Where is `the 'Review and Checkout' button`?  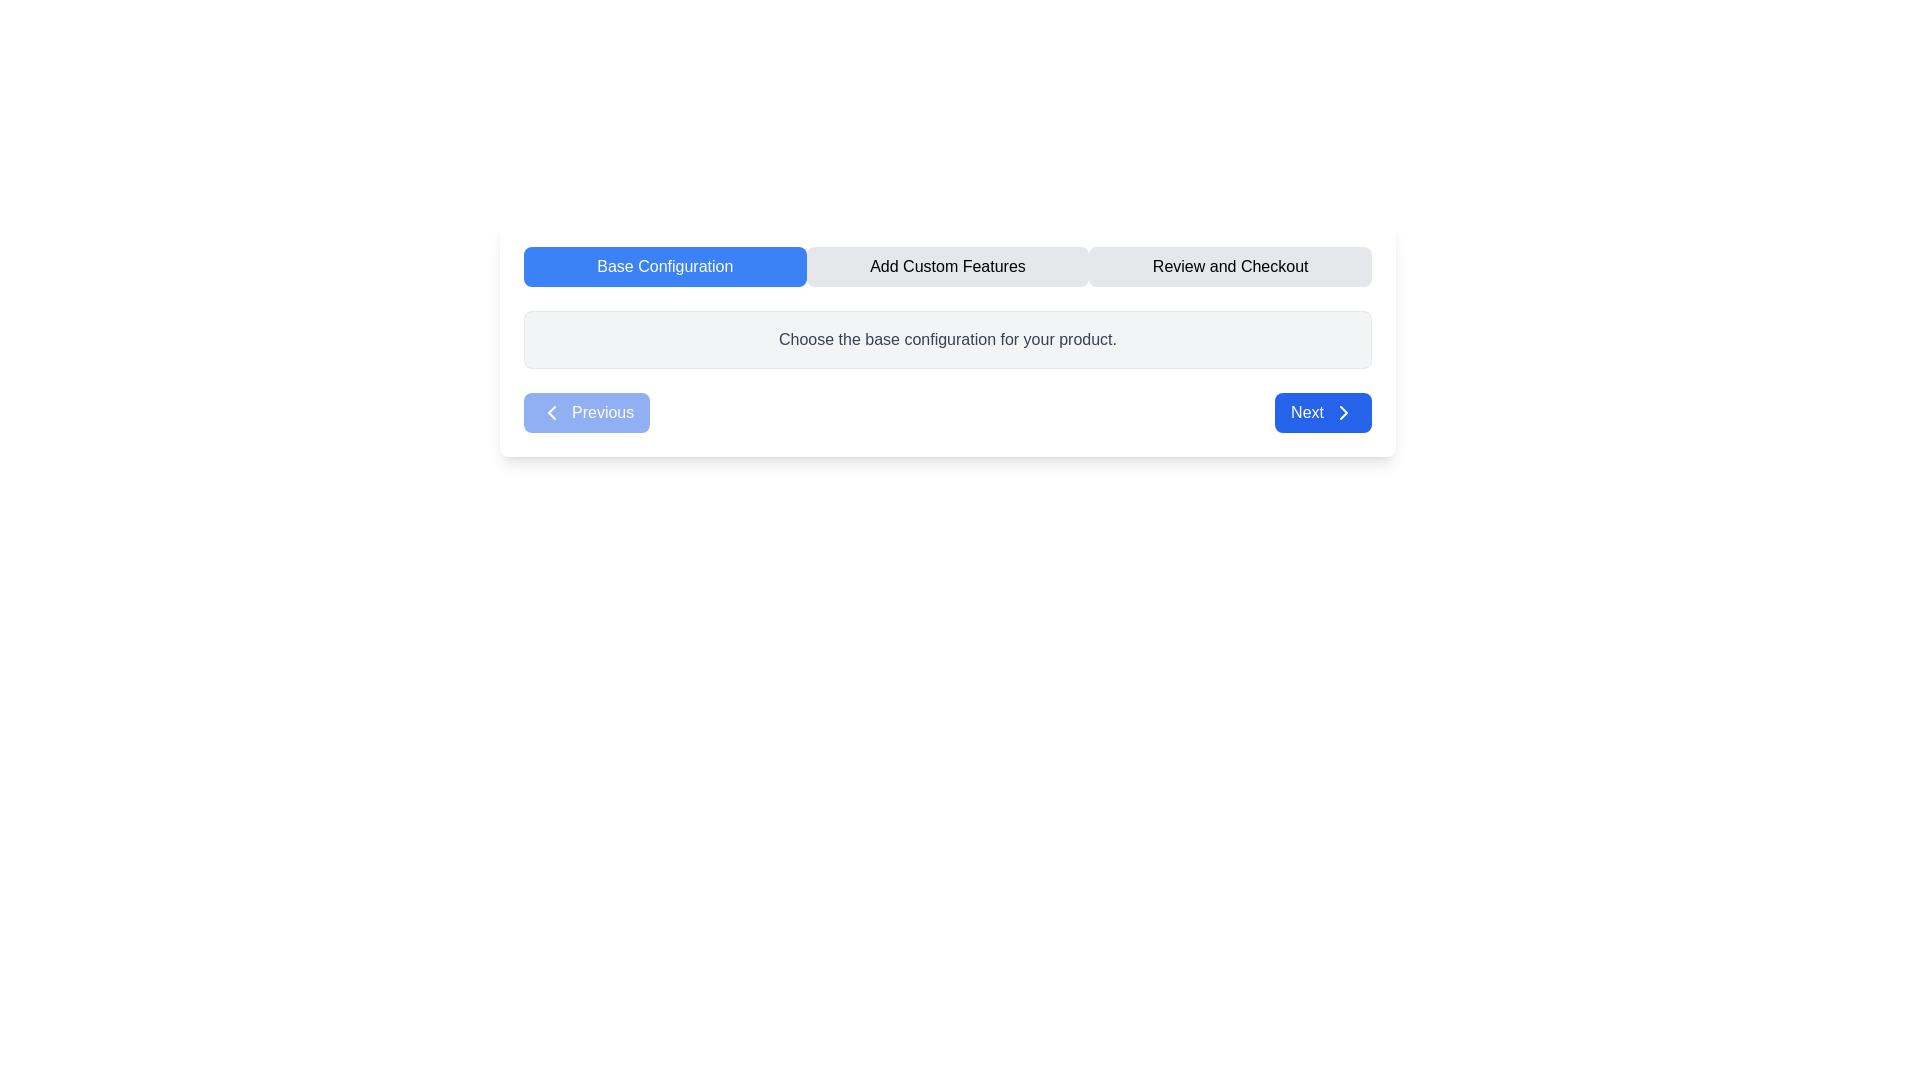
the 'Review and Checkout' button is located at coordinates (1229, 265).